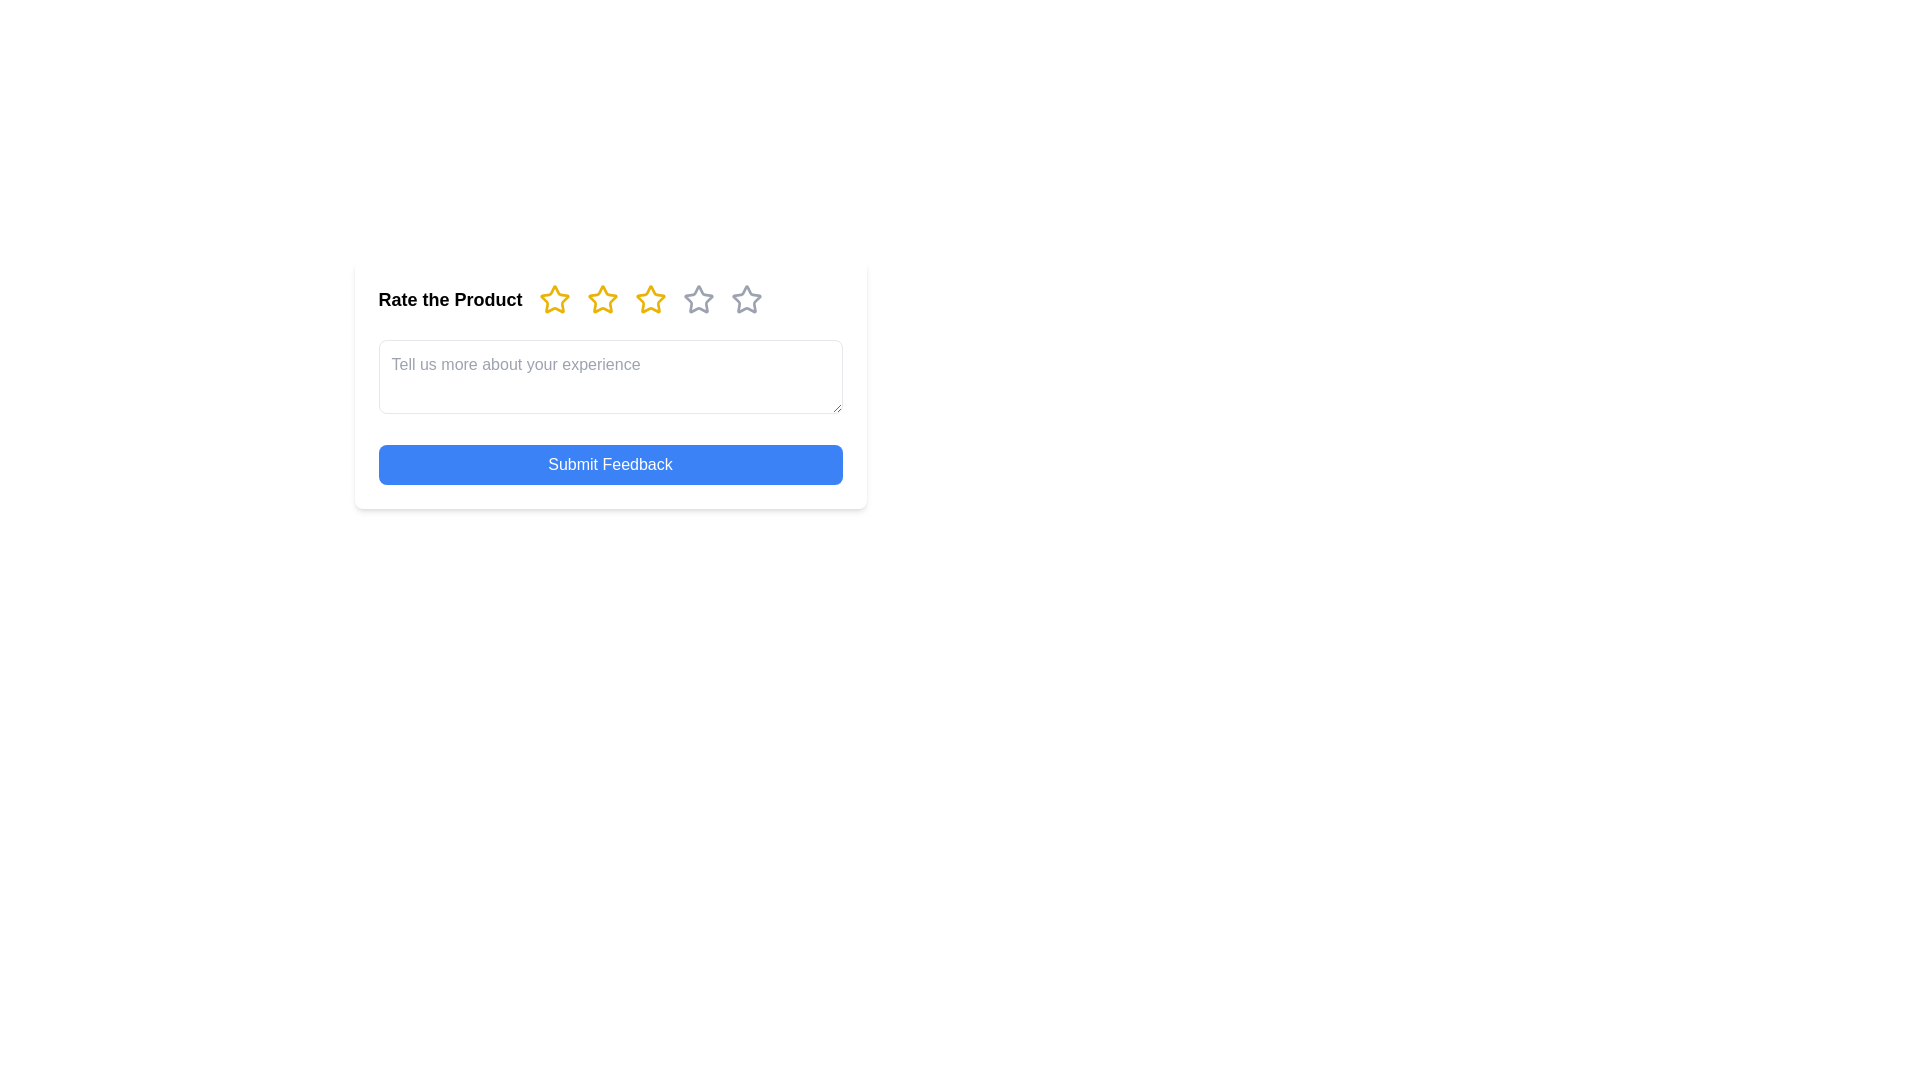  What do you see at coordinates (609, 465) in the screenshot?
I see `the feedback submission button located at the bottom of the feedback form` at bounding box center [609, 465].